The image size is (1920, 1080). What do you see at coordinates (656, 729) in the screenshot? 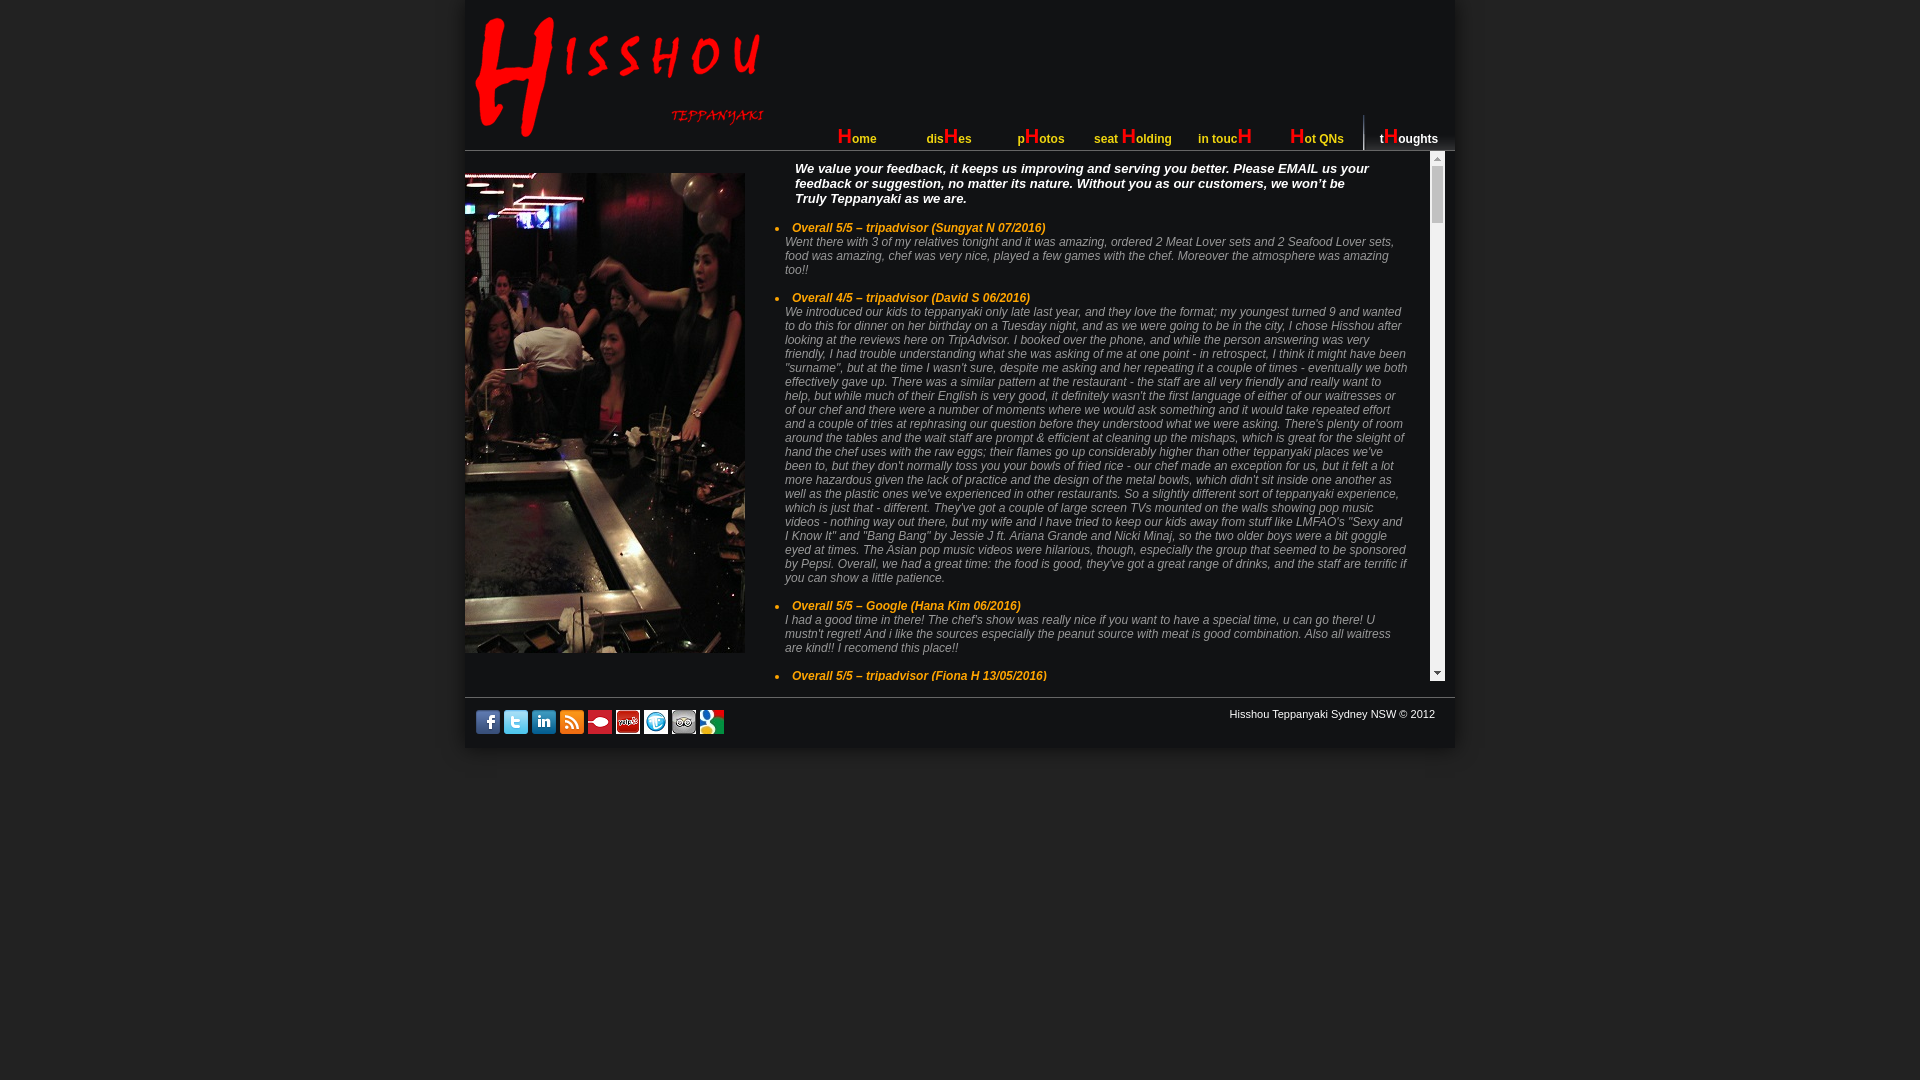
I see `'fws'` at bounding box center [656, 729].